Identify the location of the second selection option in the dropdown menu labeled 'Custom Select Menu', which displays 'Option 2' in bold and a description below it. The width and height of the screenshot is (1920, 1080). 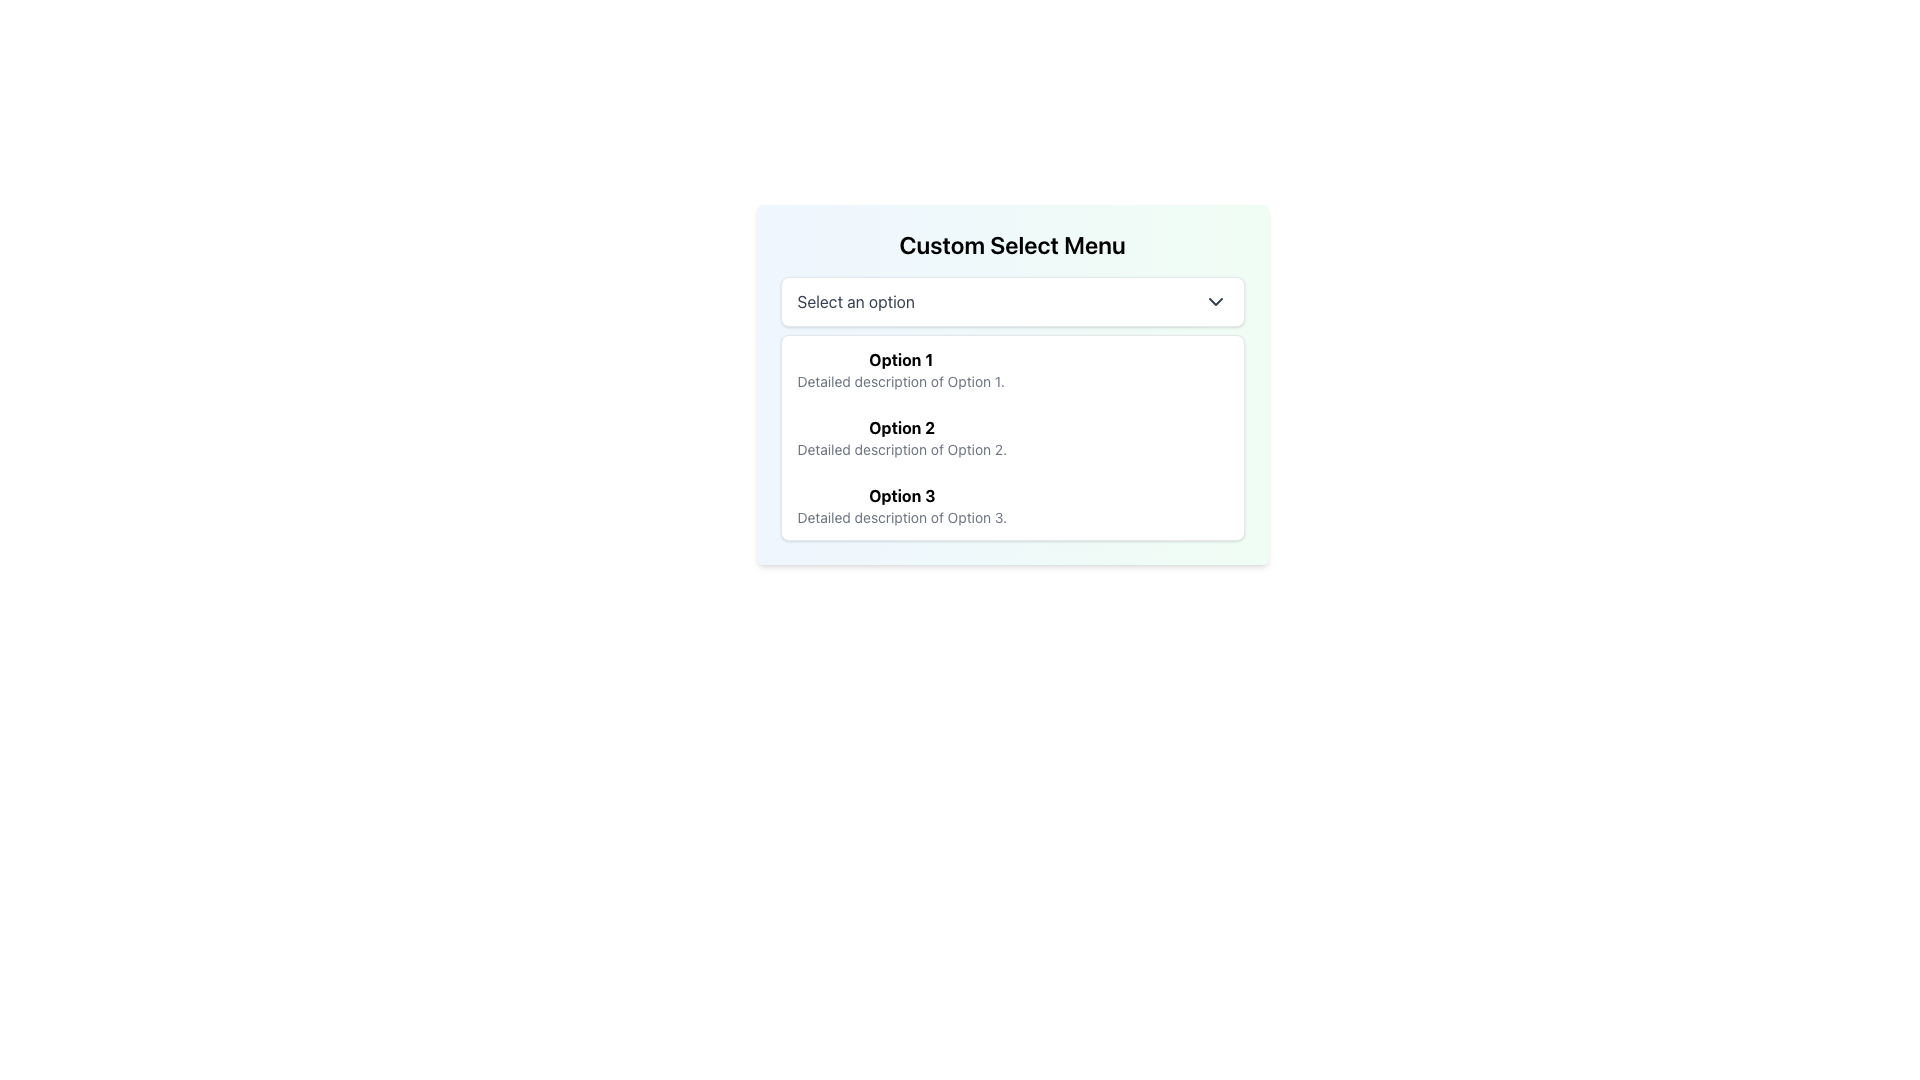
(901, 437).